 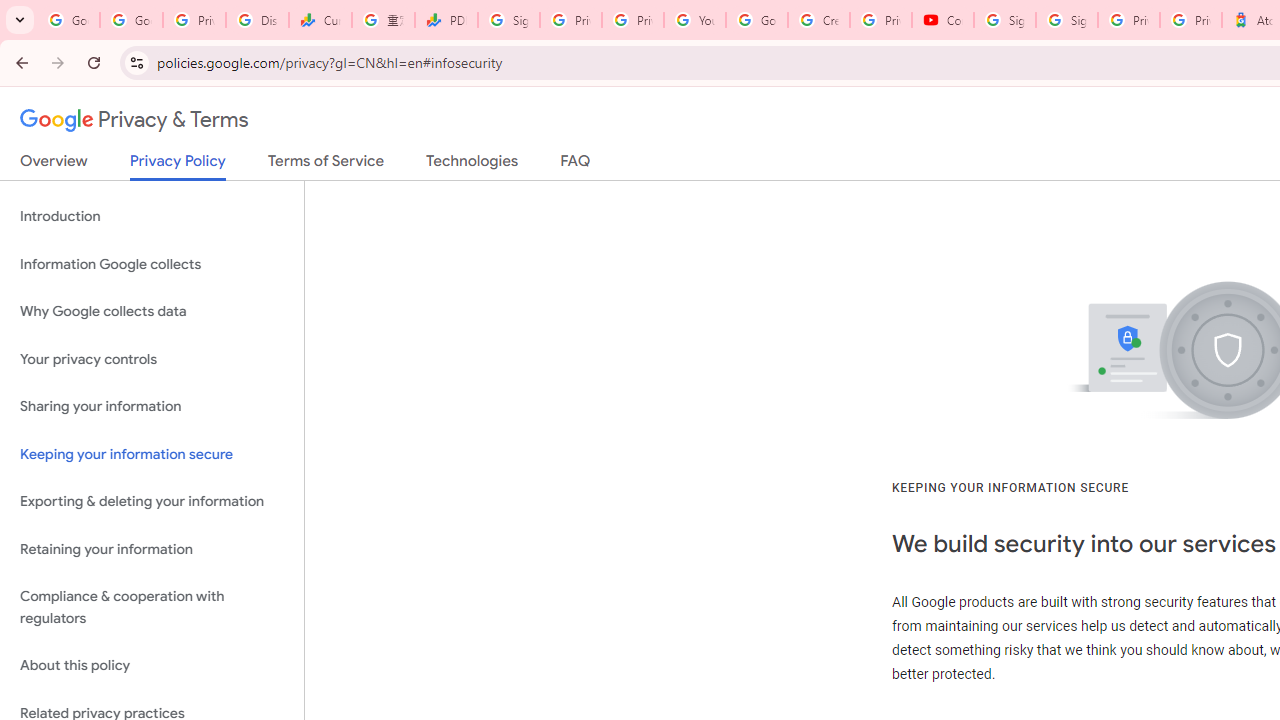 What do you see at coordinates (819, 20) in the screenshot?
I see `'Create your Google Account'` at bounding box center [819, 20].